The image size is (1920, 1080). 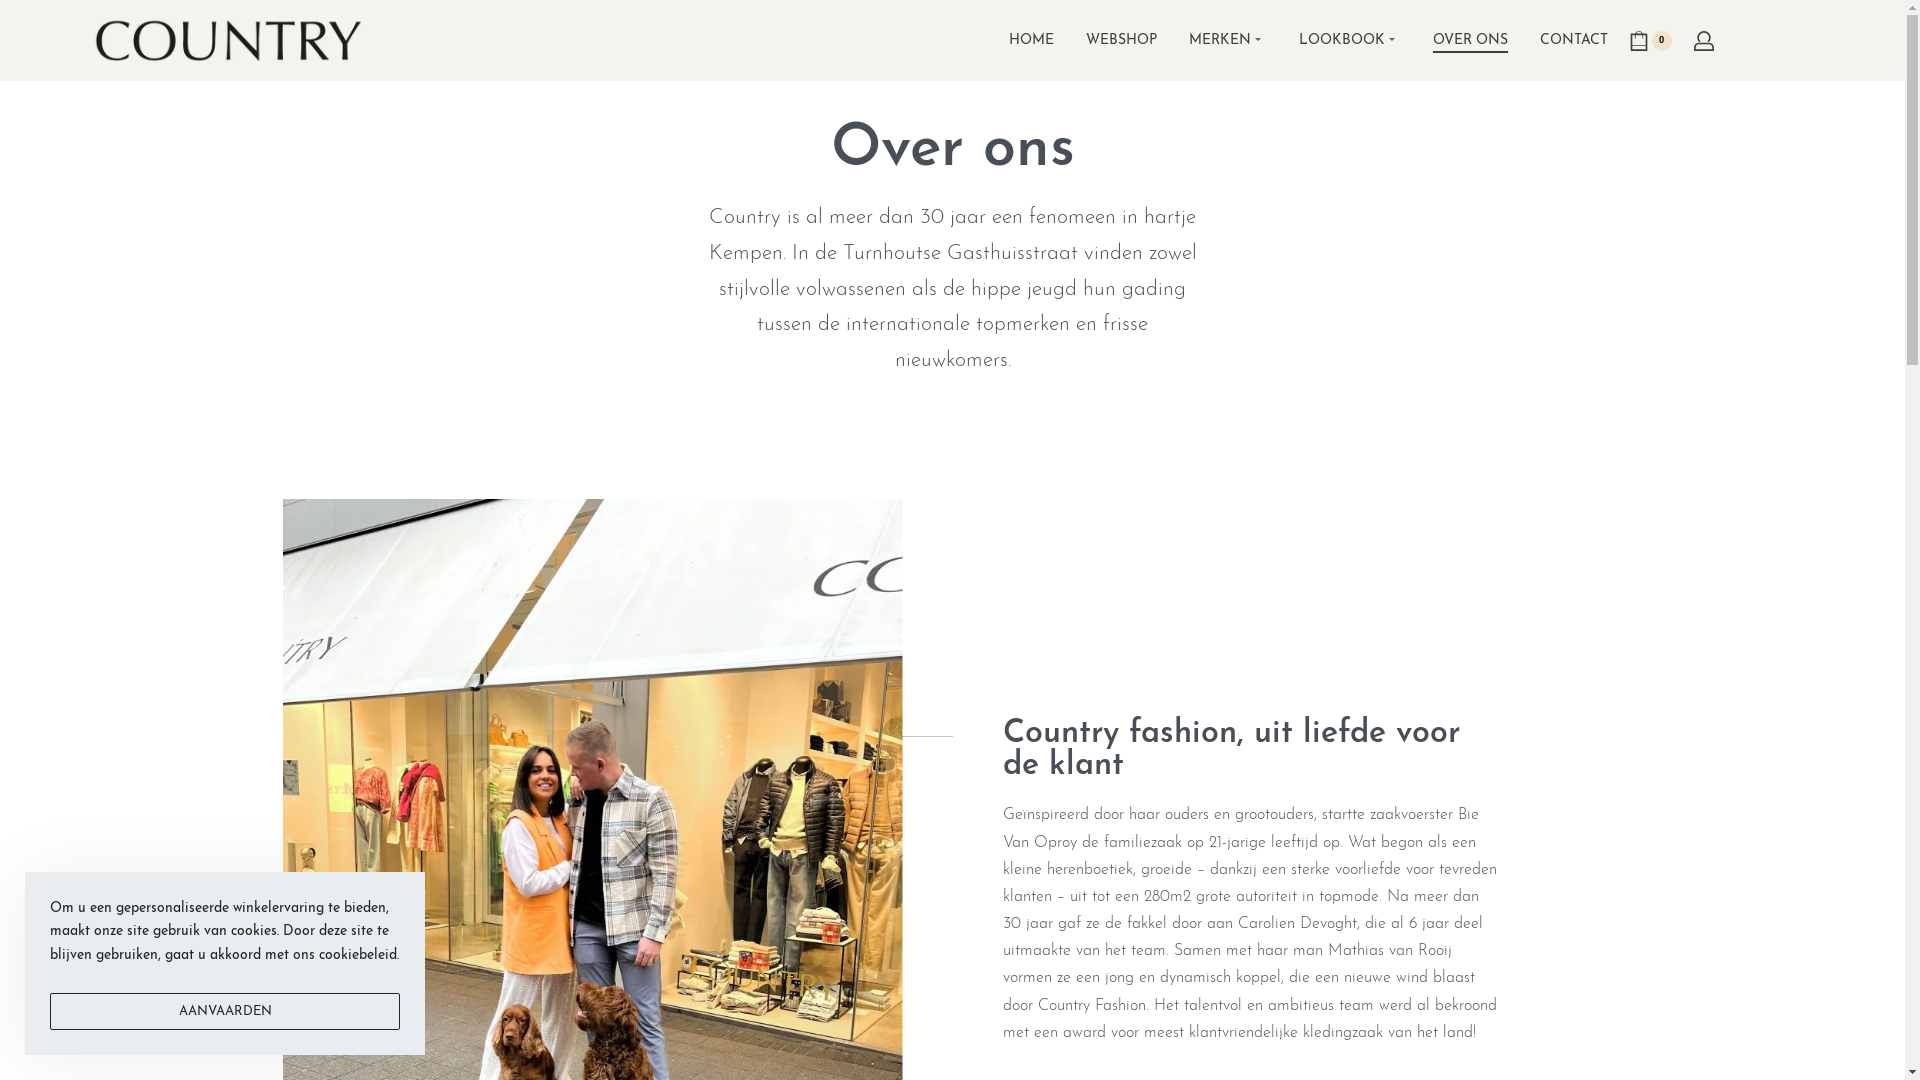 What do you see at coordinates (1008, 41) in the screenshot?
I see `'HOME'` at bounding box center [1008, 41].